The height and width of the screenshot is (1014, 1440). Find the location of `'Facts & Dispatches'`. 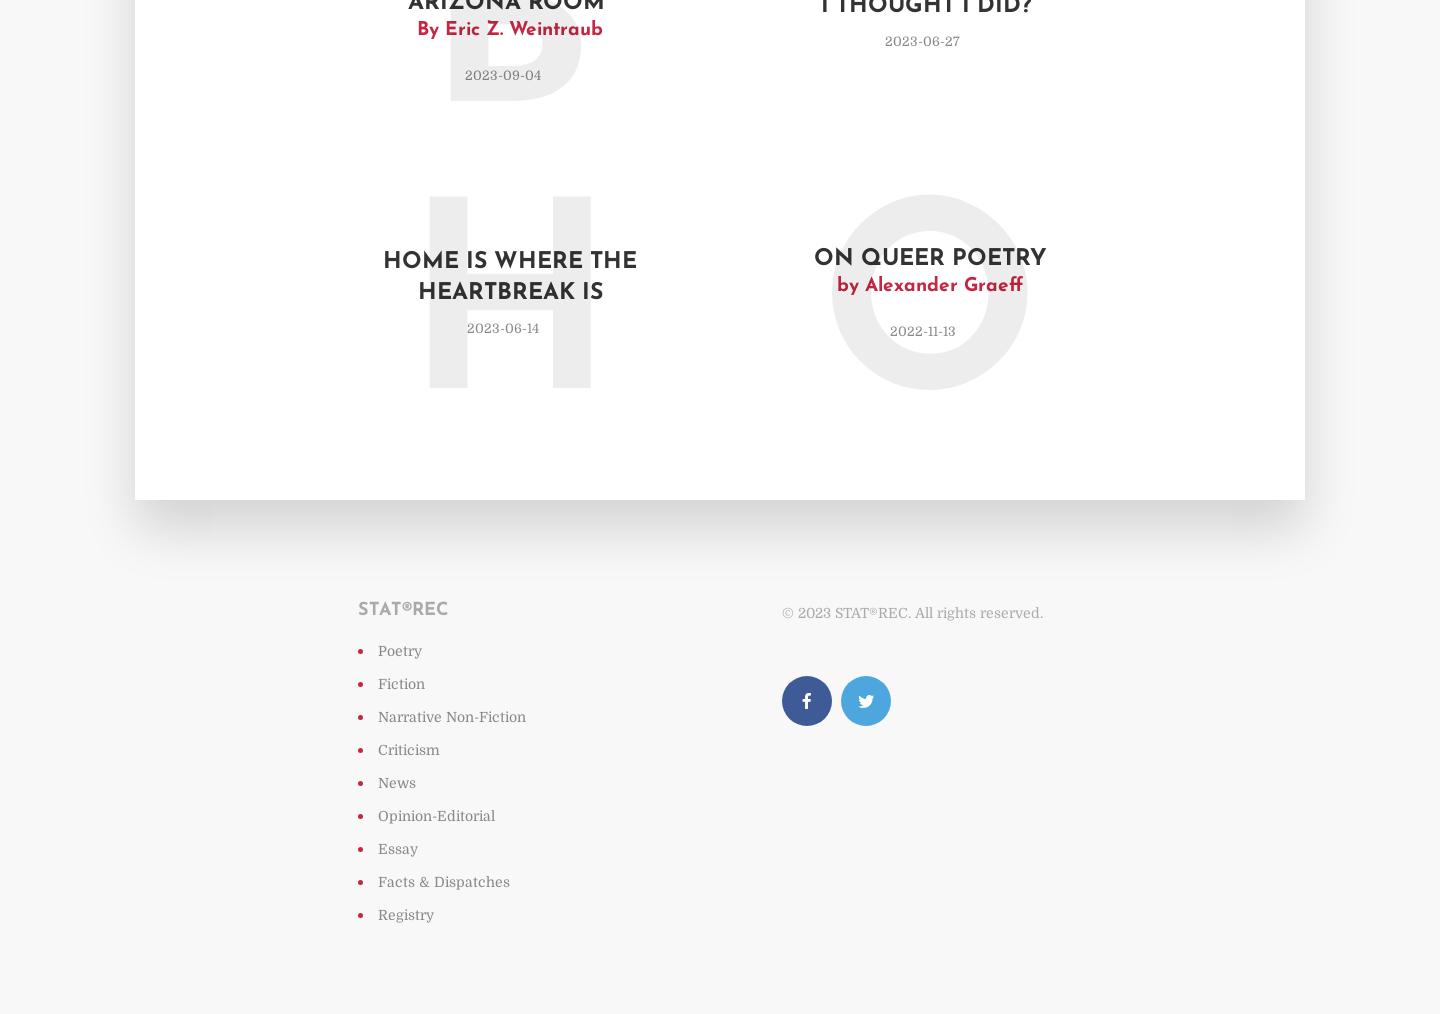

'Facts & Dispatches' is located at coordinates (377, 880).